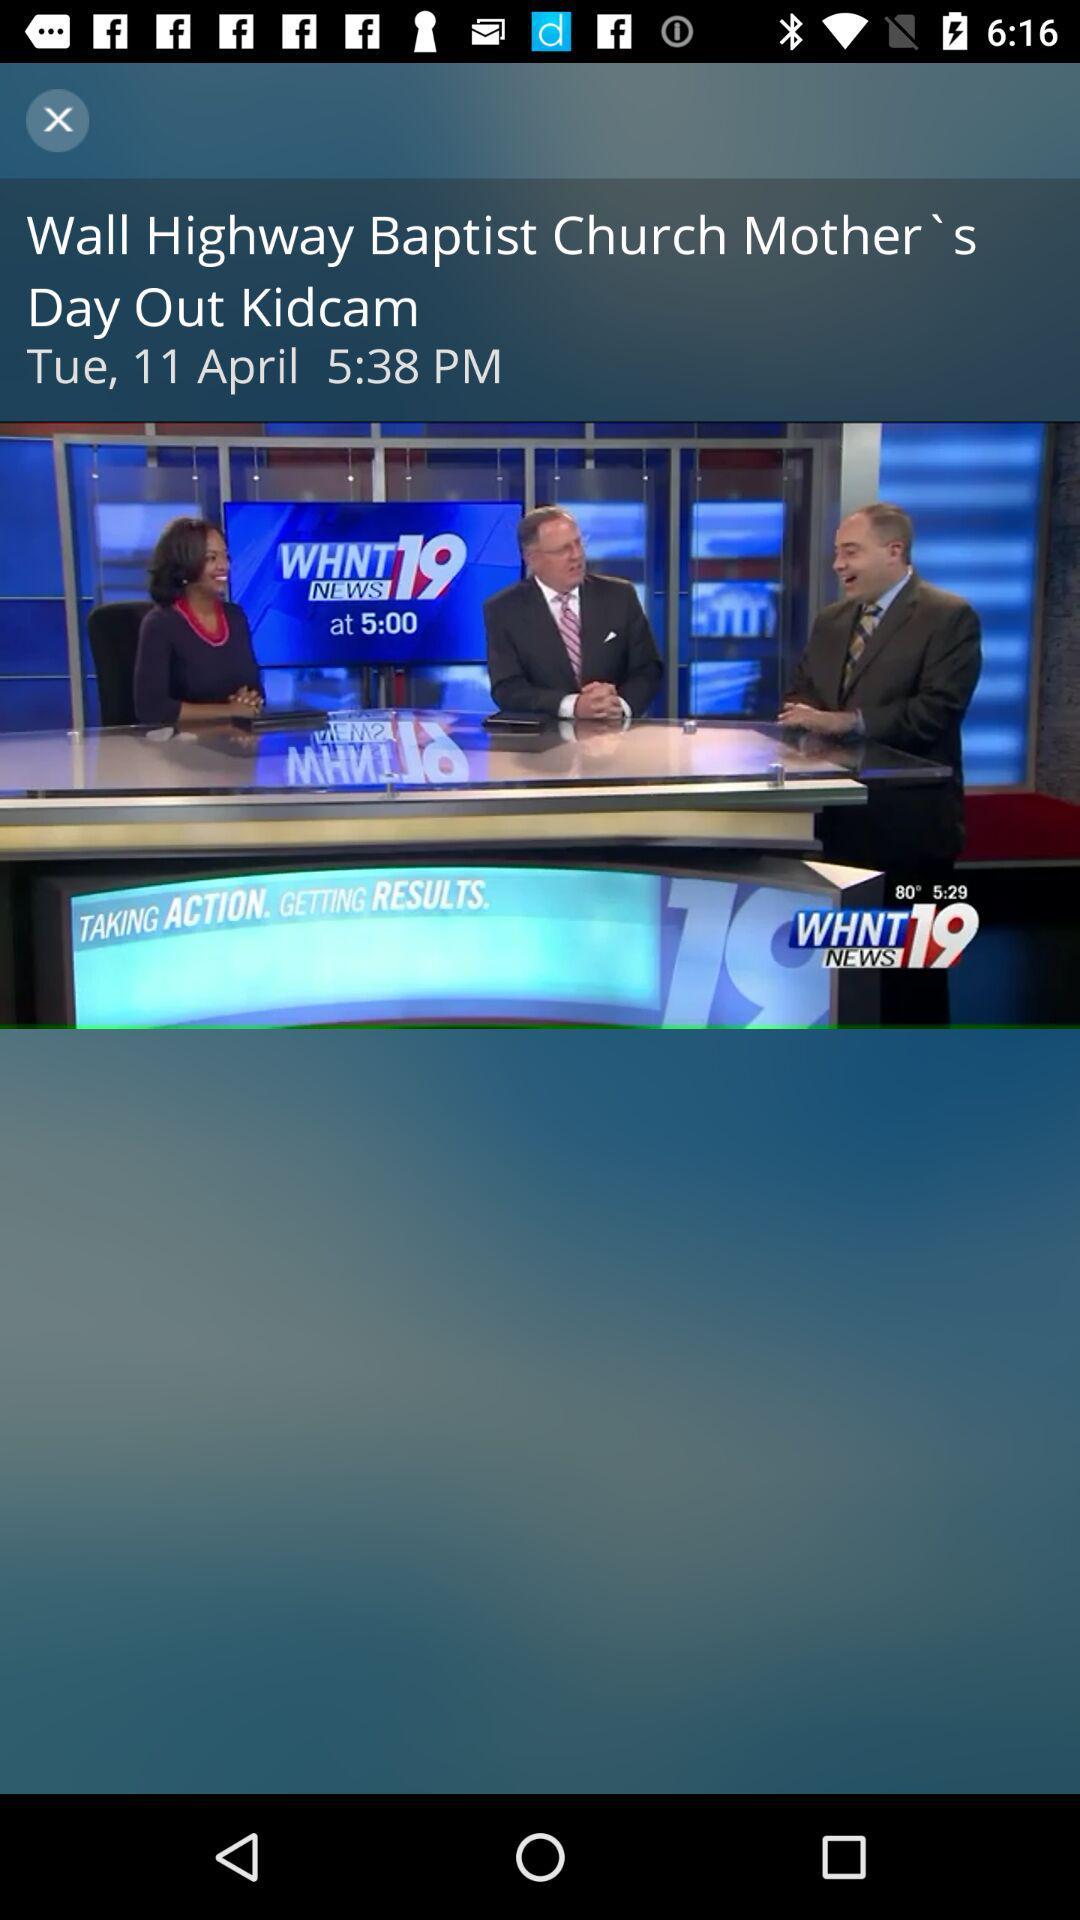  What do you see at coordinates (56, 119) in the screenshot?
I see `the close icon` at bounding box center [56, 119].